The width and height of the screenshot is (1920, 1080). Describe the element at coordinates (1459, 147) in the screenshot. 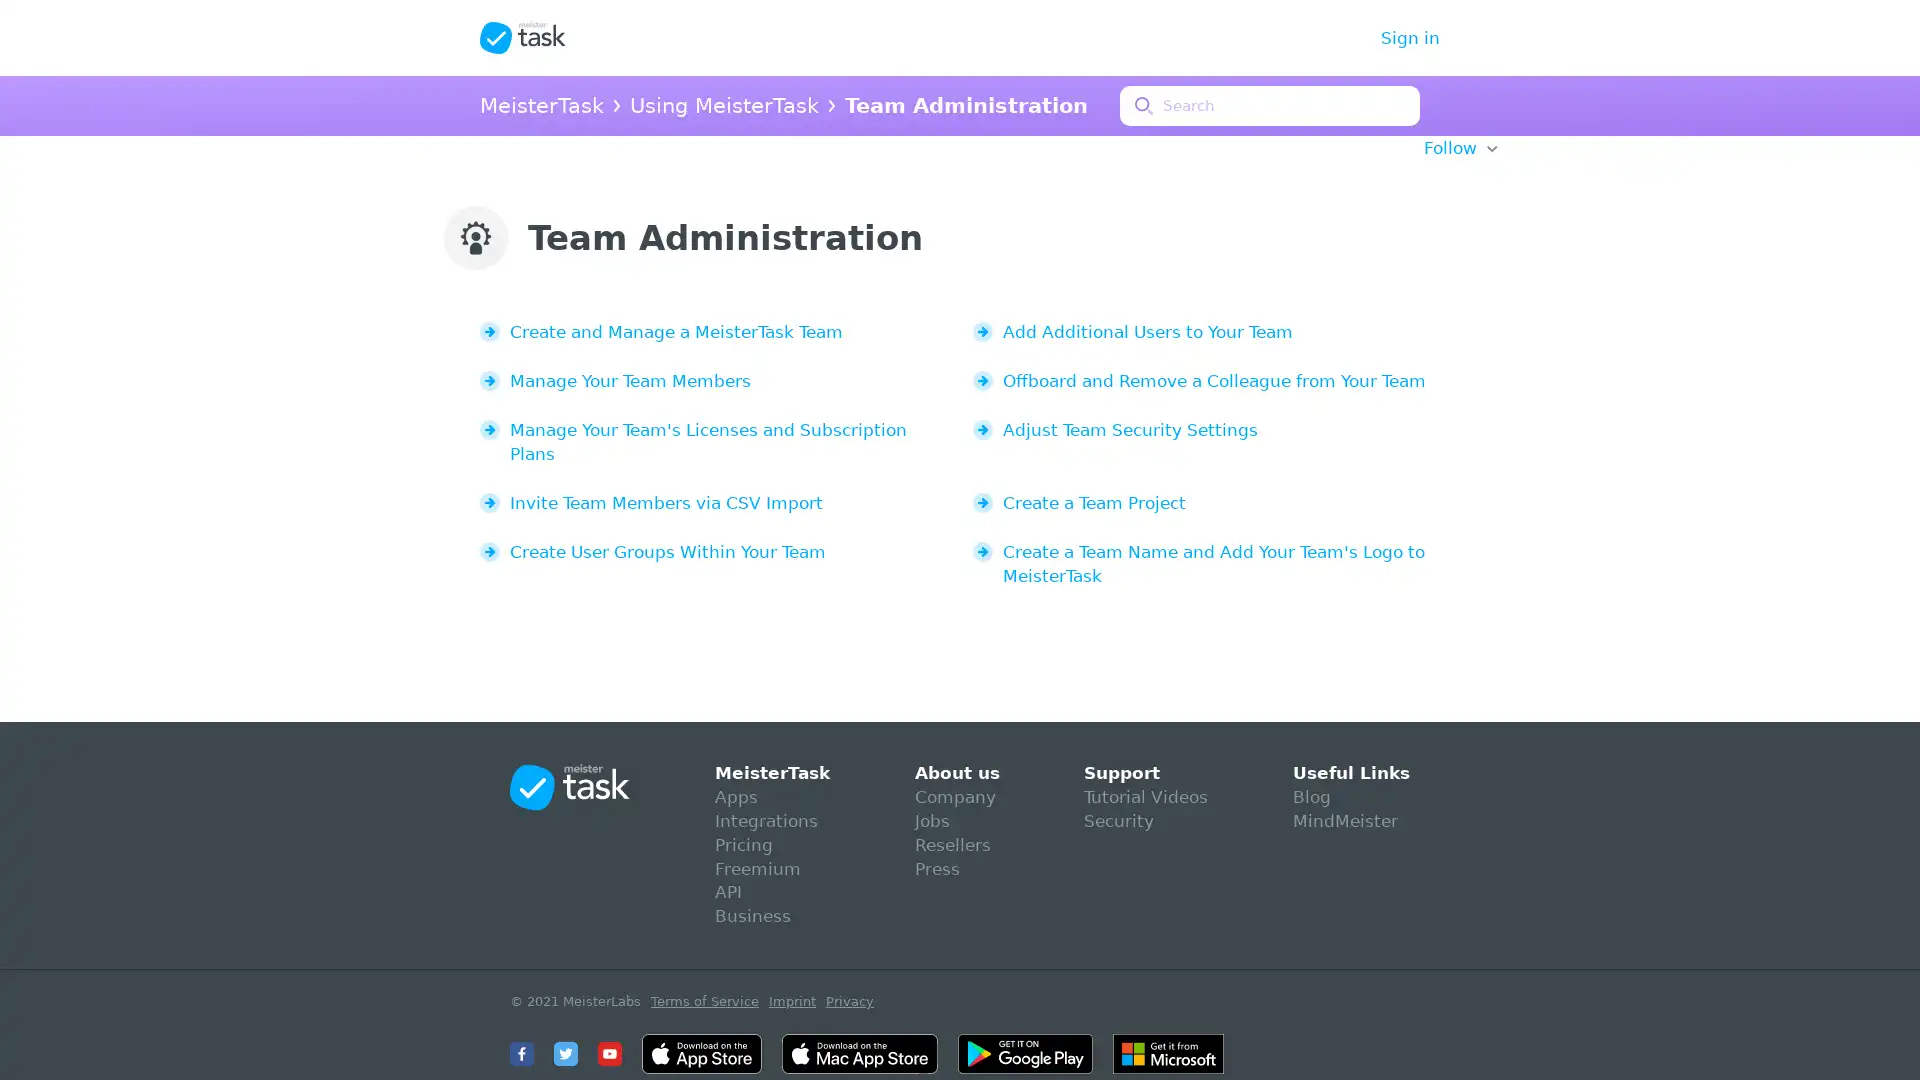

I see `Follow` at that location.